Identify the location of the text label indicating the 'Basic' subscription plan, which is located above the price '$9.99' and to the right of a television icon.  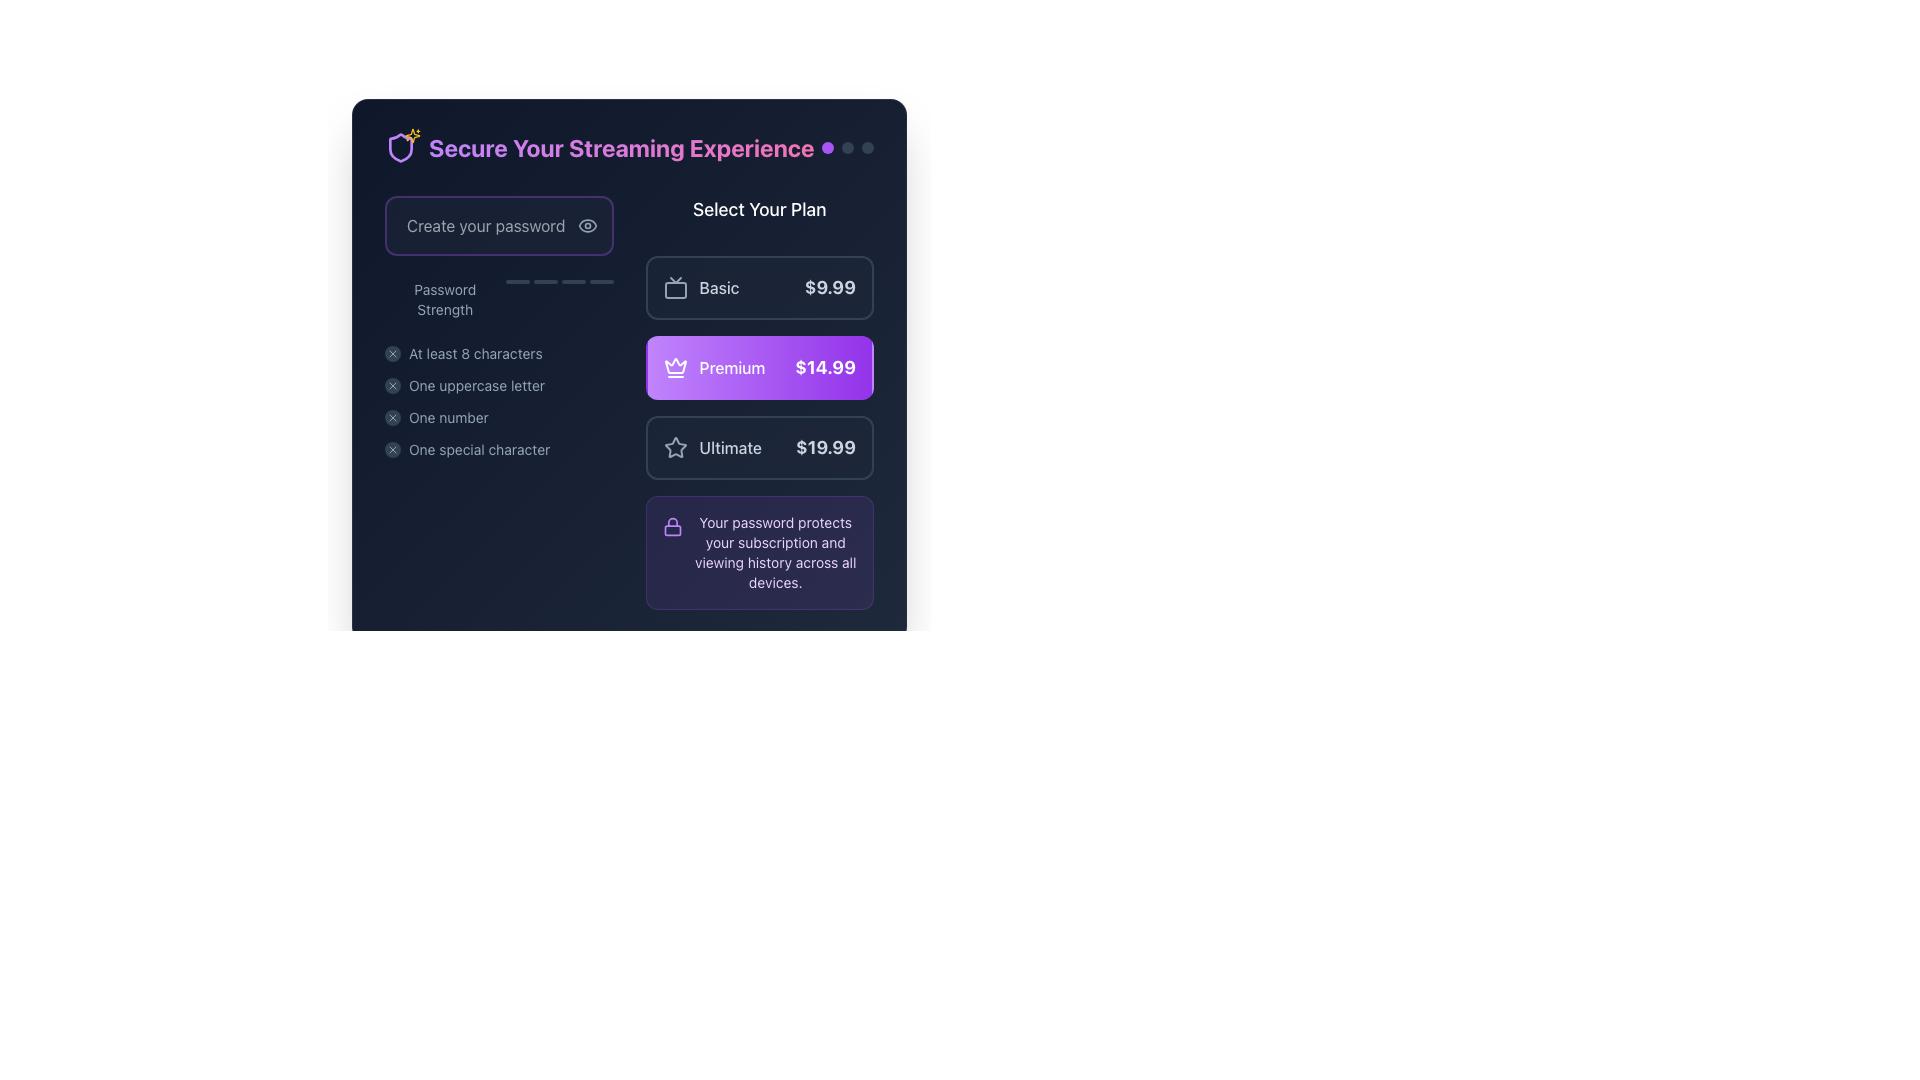
(719, 288).